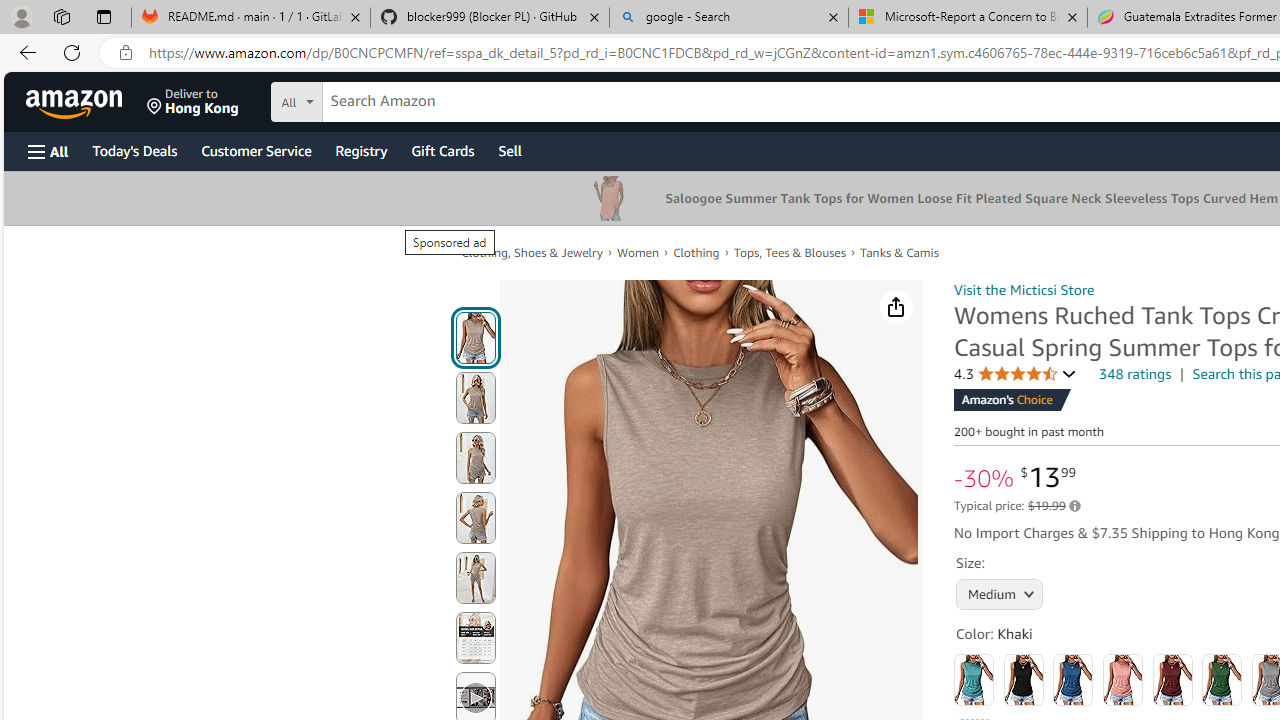 The image size is (1280, 720). What do you see at coordinates (1073, 505) in the screenshot?
I see `'Learn more about Amazon pricing and savings'` at bounding box center [1073, 505].